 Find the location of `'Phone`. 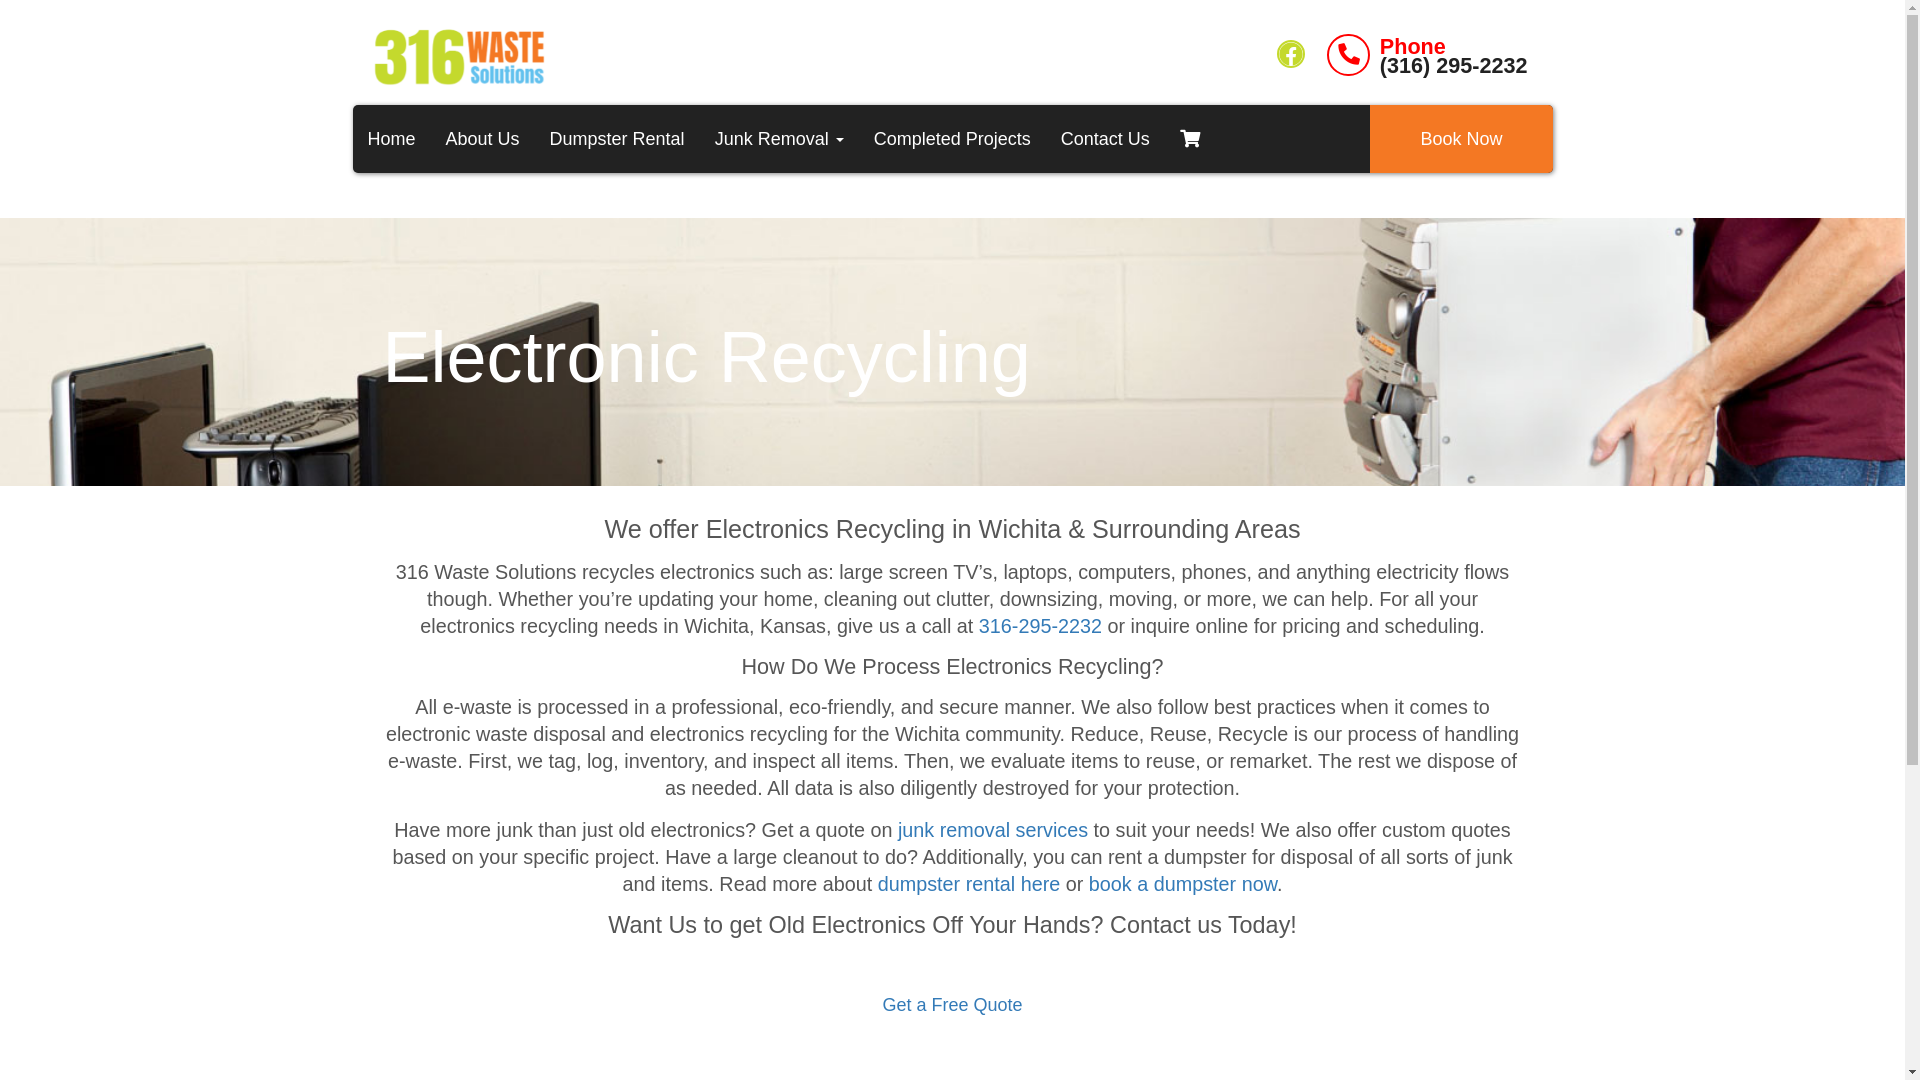

'Phone is located at coordinates (1425, 54).